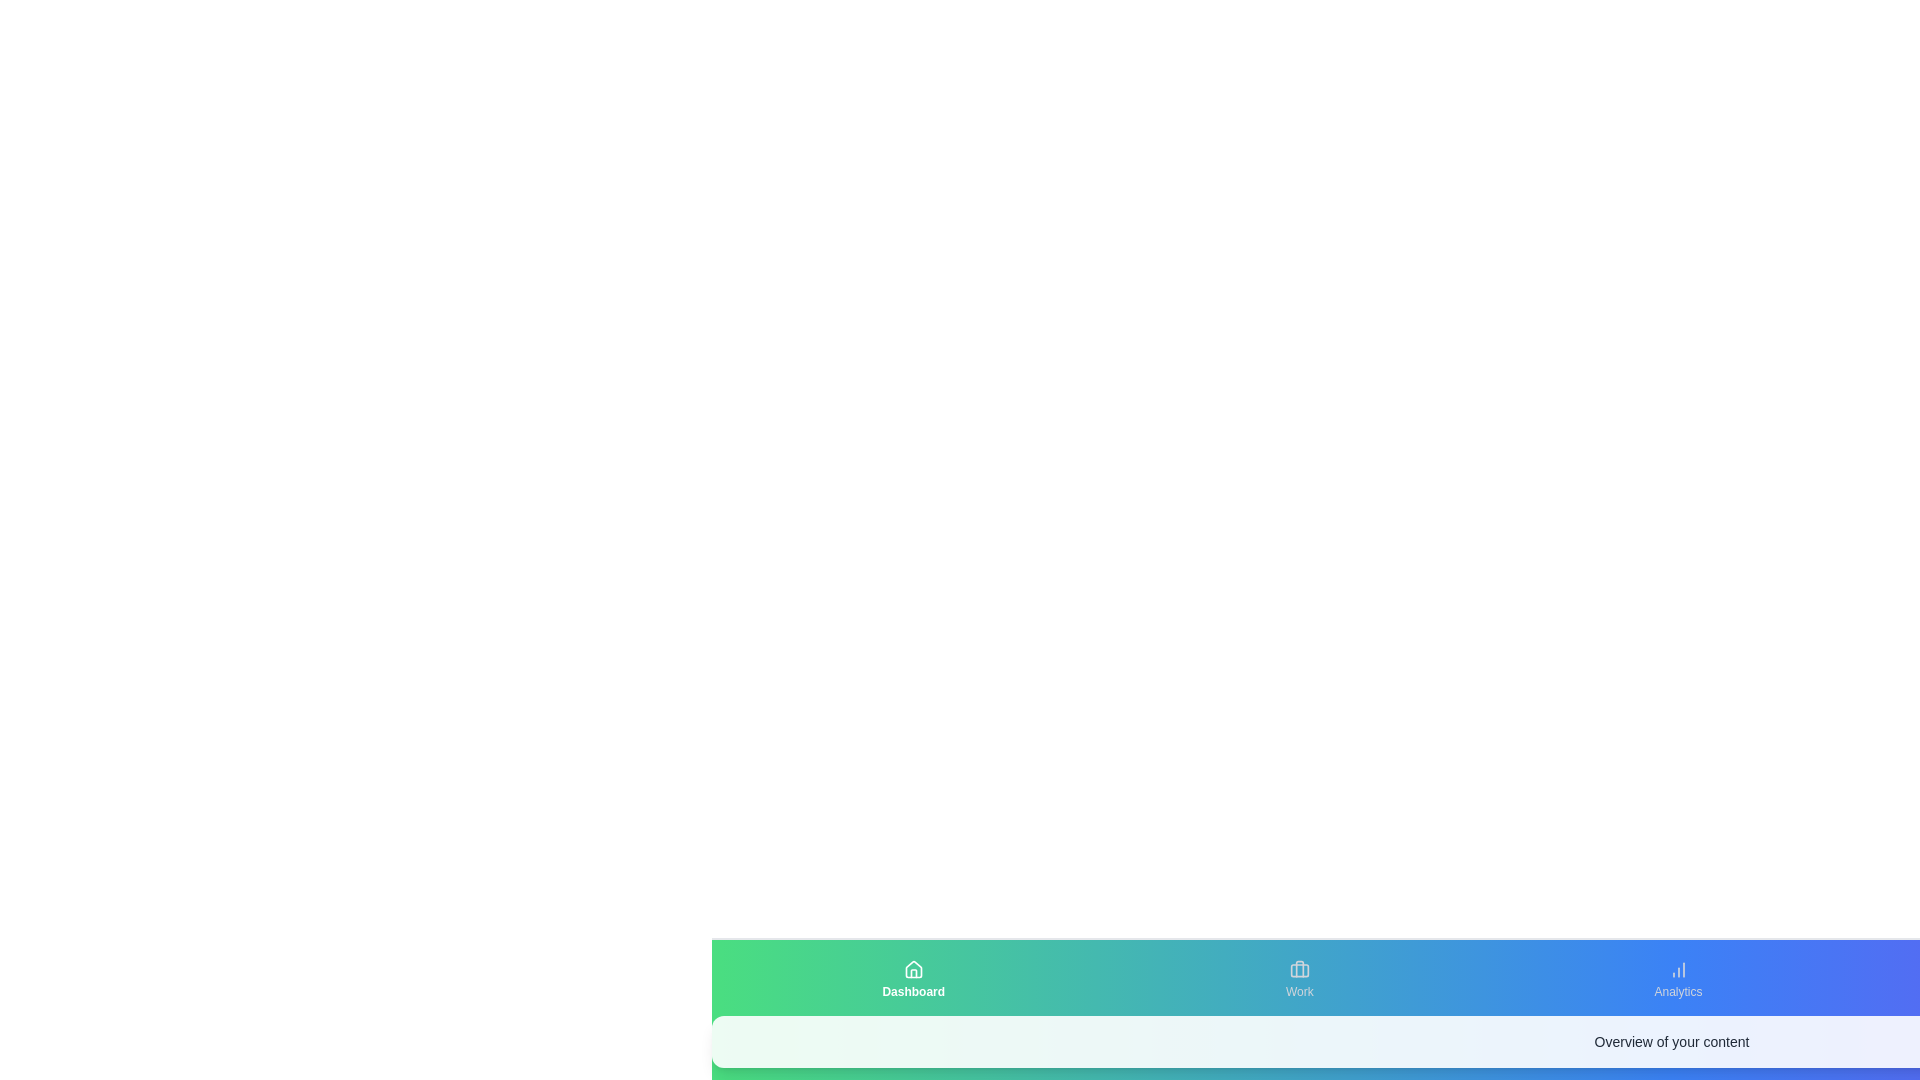  What do you see at coordinates (1678, 978) in the screenshot?
I see `the tab labeled Analytics to view its content` at bounding box center [1678, 978].